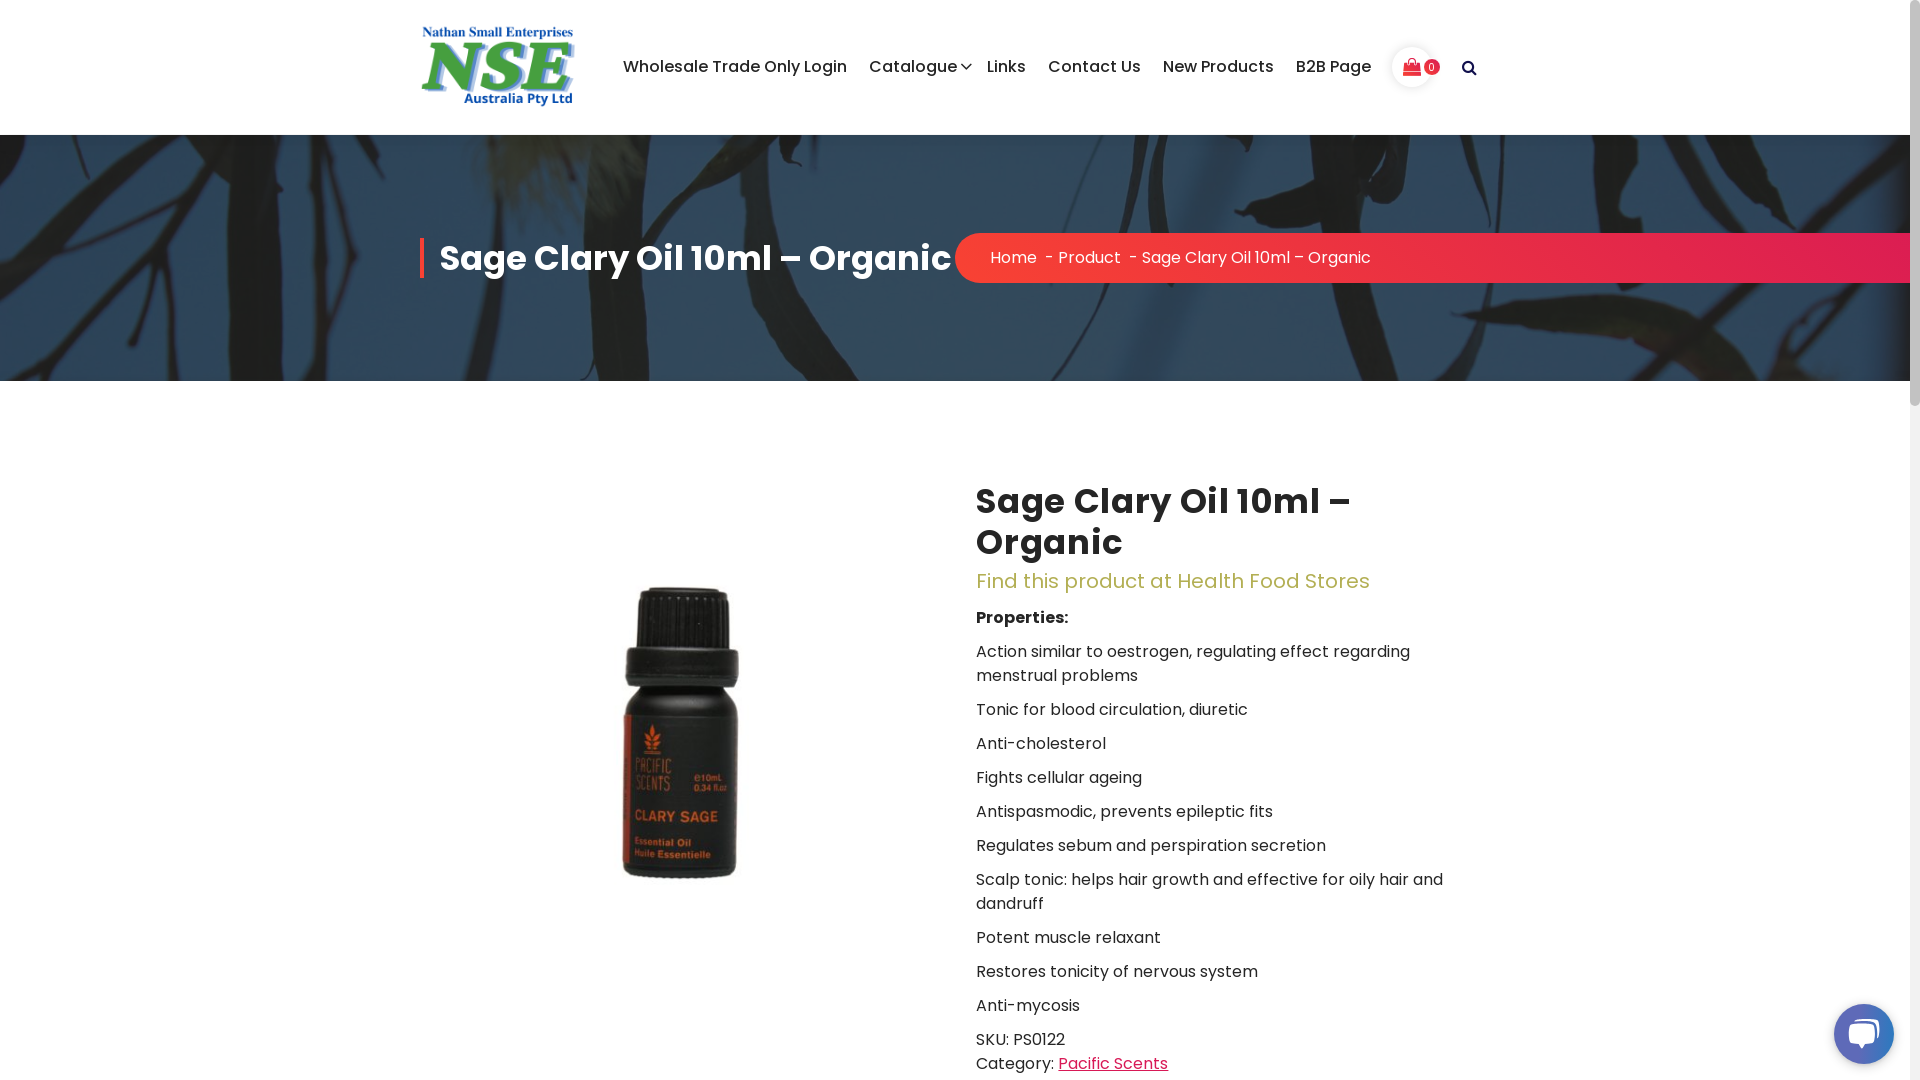  What do you see at coordinates (1056, 1062) in the screenshot?
I see `'Pacific Scents'` at bounding box center [1056, 1062].